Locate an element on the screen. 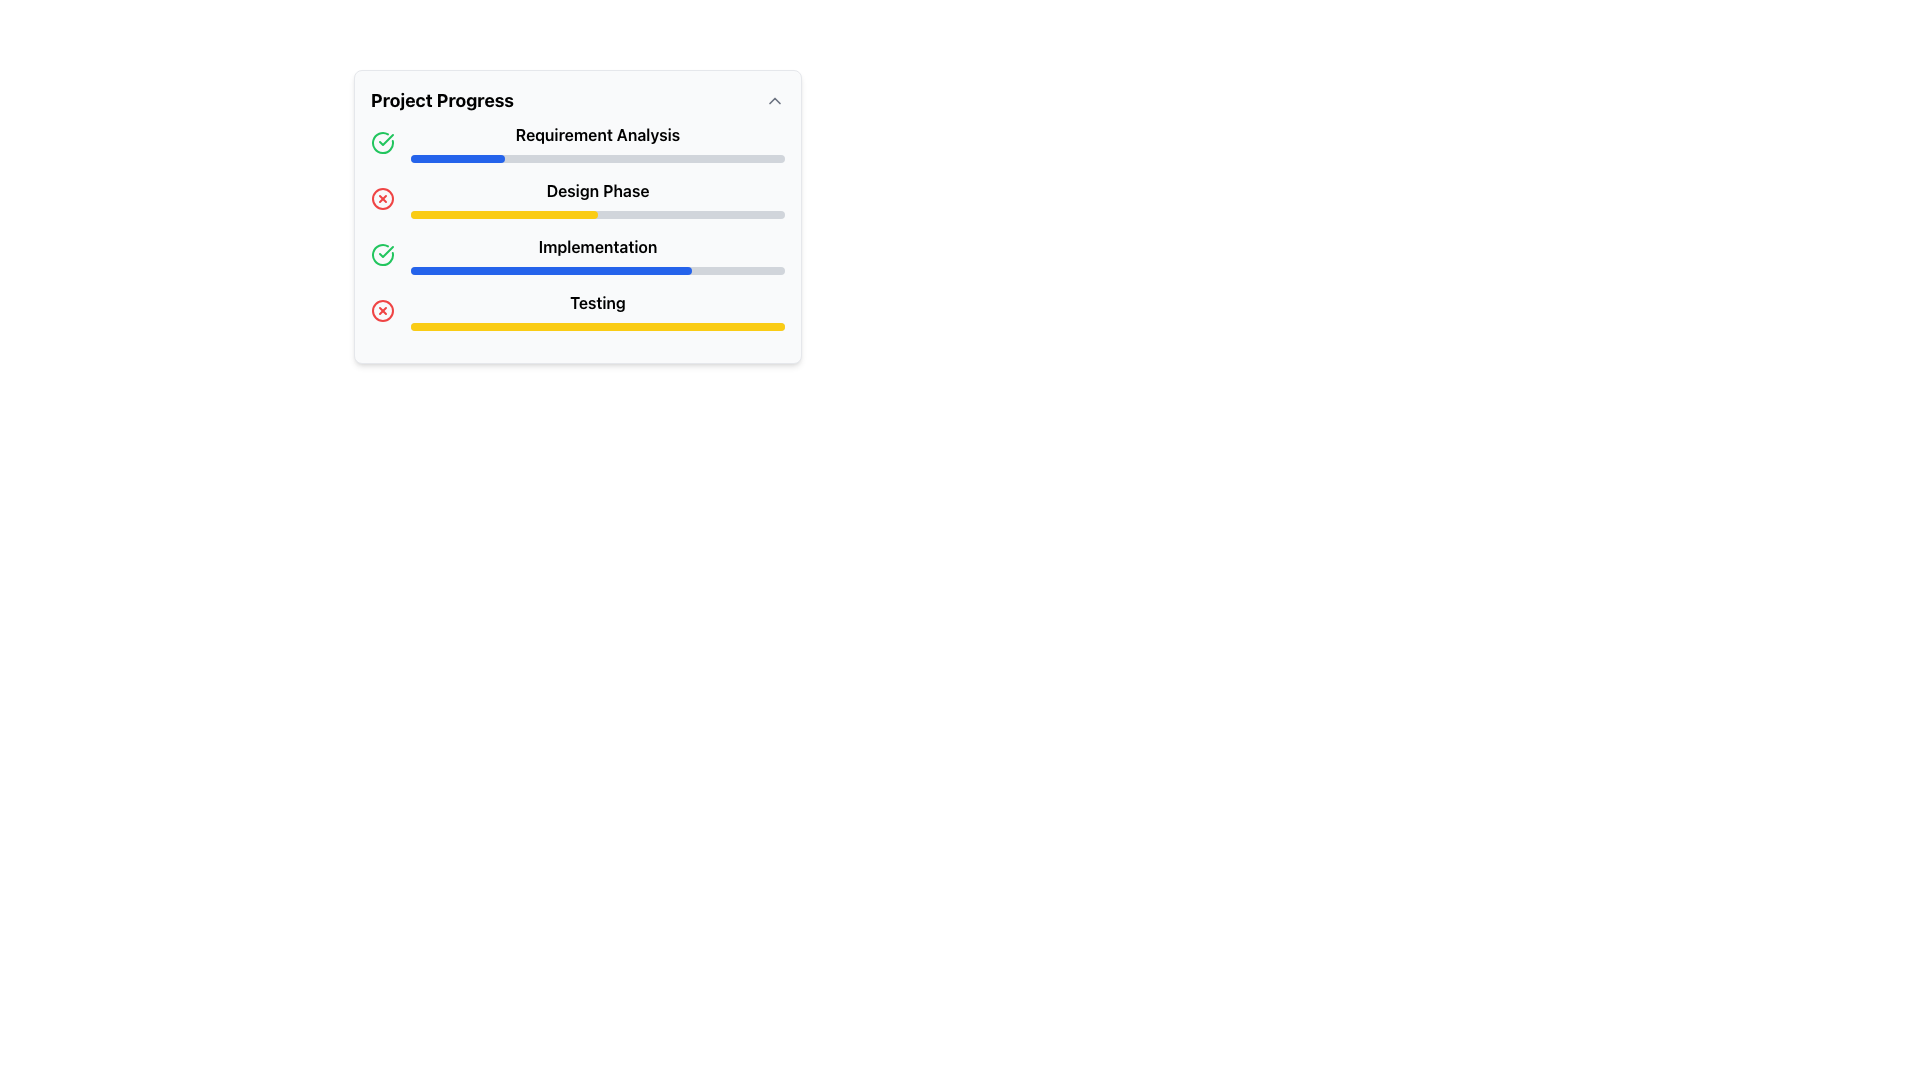 The image size is (1920, 1080). the Text Label that serves as a descriptive header for the project-related progress and status, positioned at the leftmost side of the heading area above the content below is located at coordinates (441, 100).